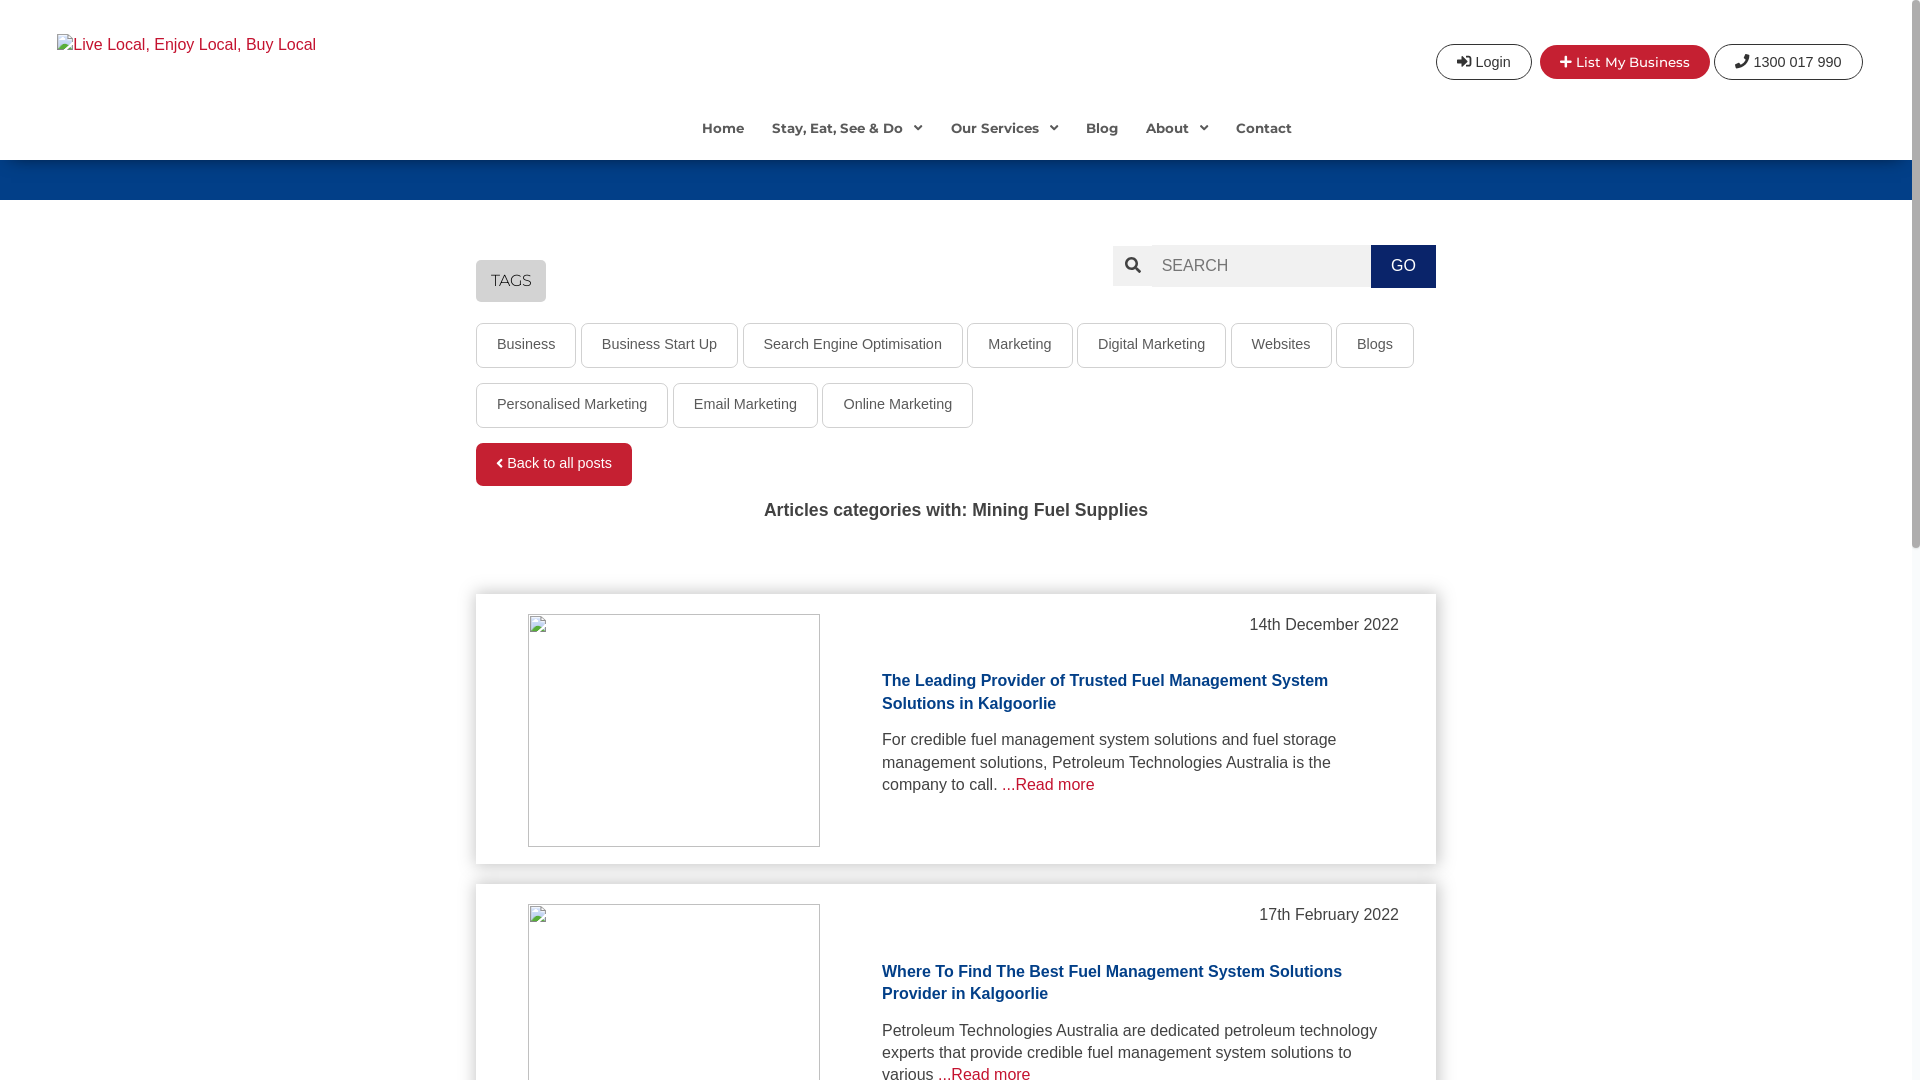  I want to click on 'Blog', so click(1070, 141).